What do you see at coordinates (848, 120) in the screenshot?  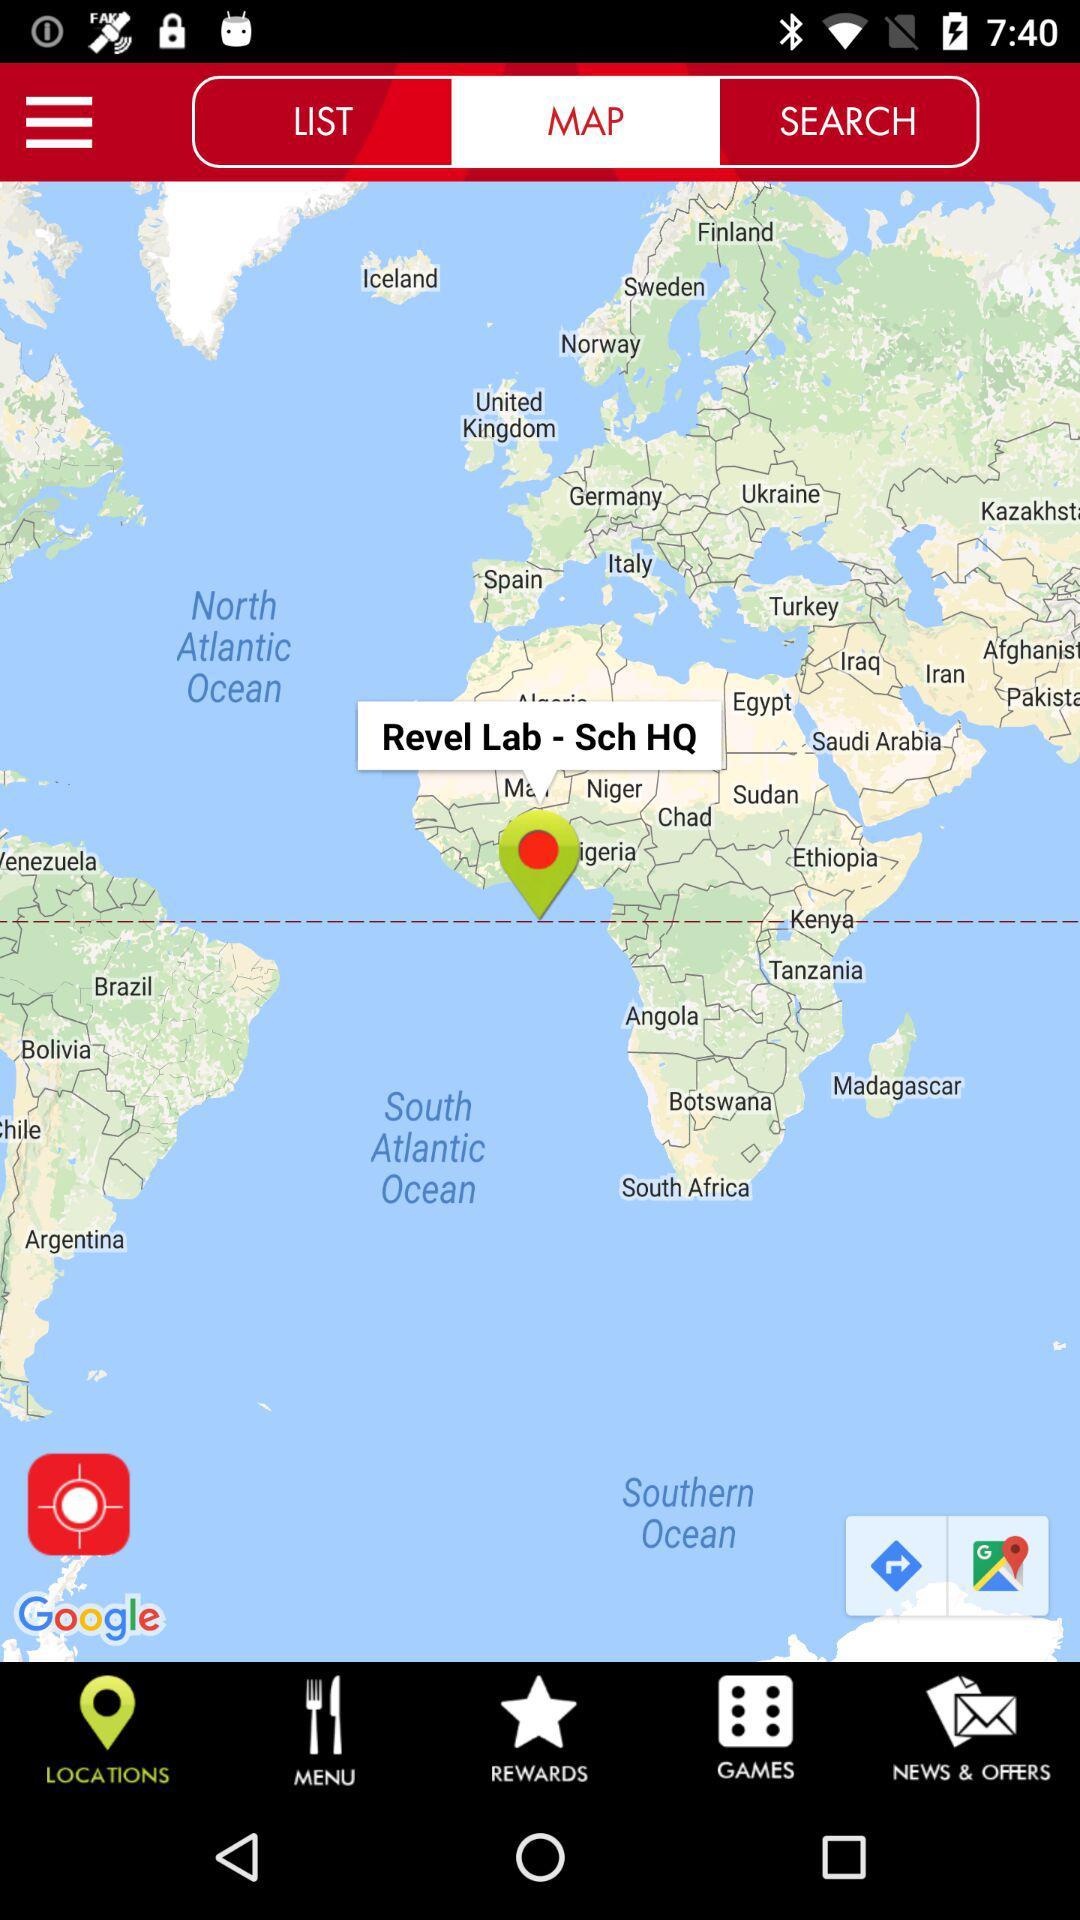 I see `the item at the top right corner` at bounding box center [848, 120].